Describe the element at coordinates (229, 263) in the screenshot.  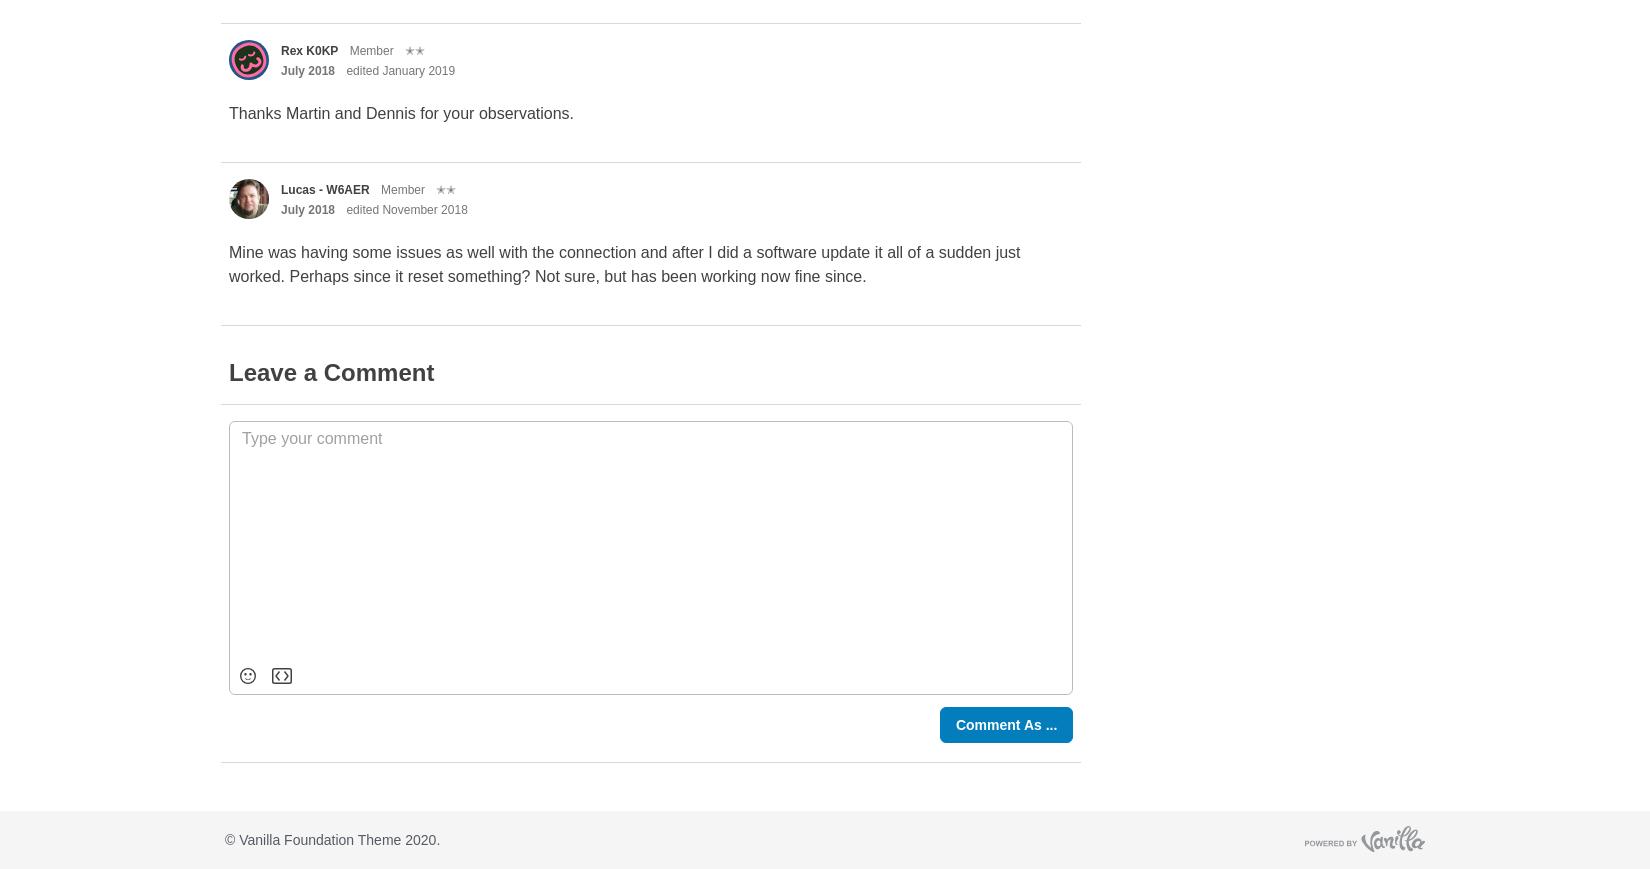
I see `'Mine was having some issues as well with the connection and after I did a software update it all of a sudden just worked. Perhaps since it reset something? Not sure, but has been working now fine since.'` at that location.